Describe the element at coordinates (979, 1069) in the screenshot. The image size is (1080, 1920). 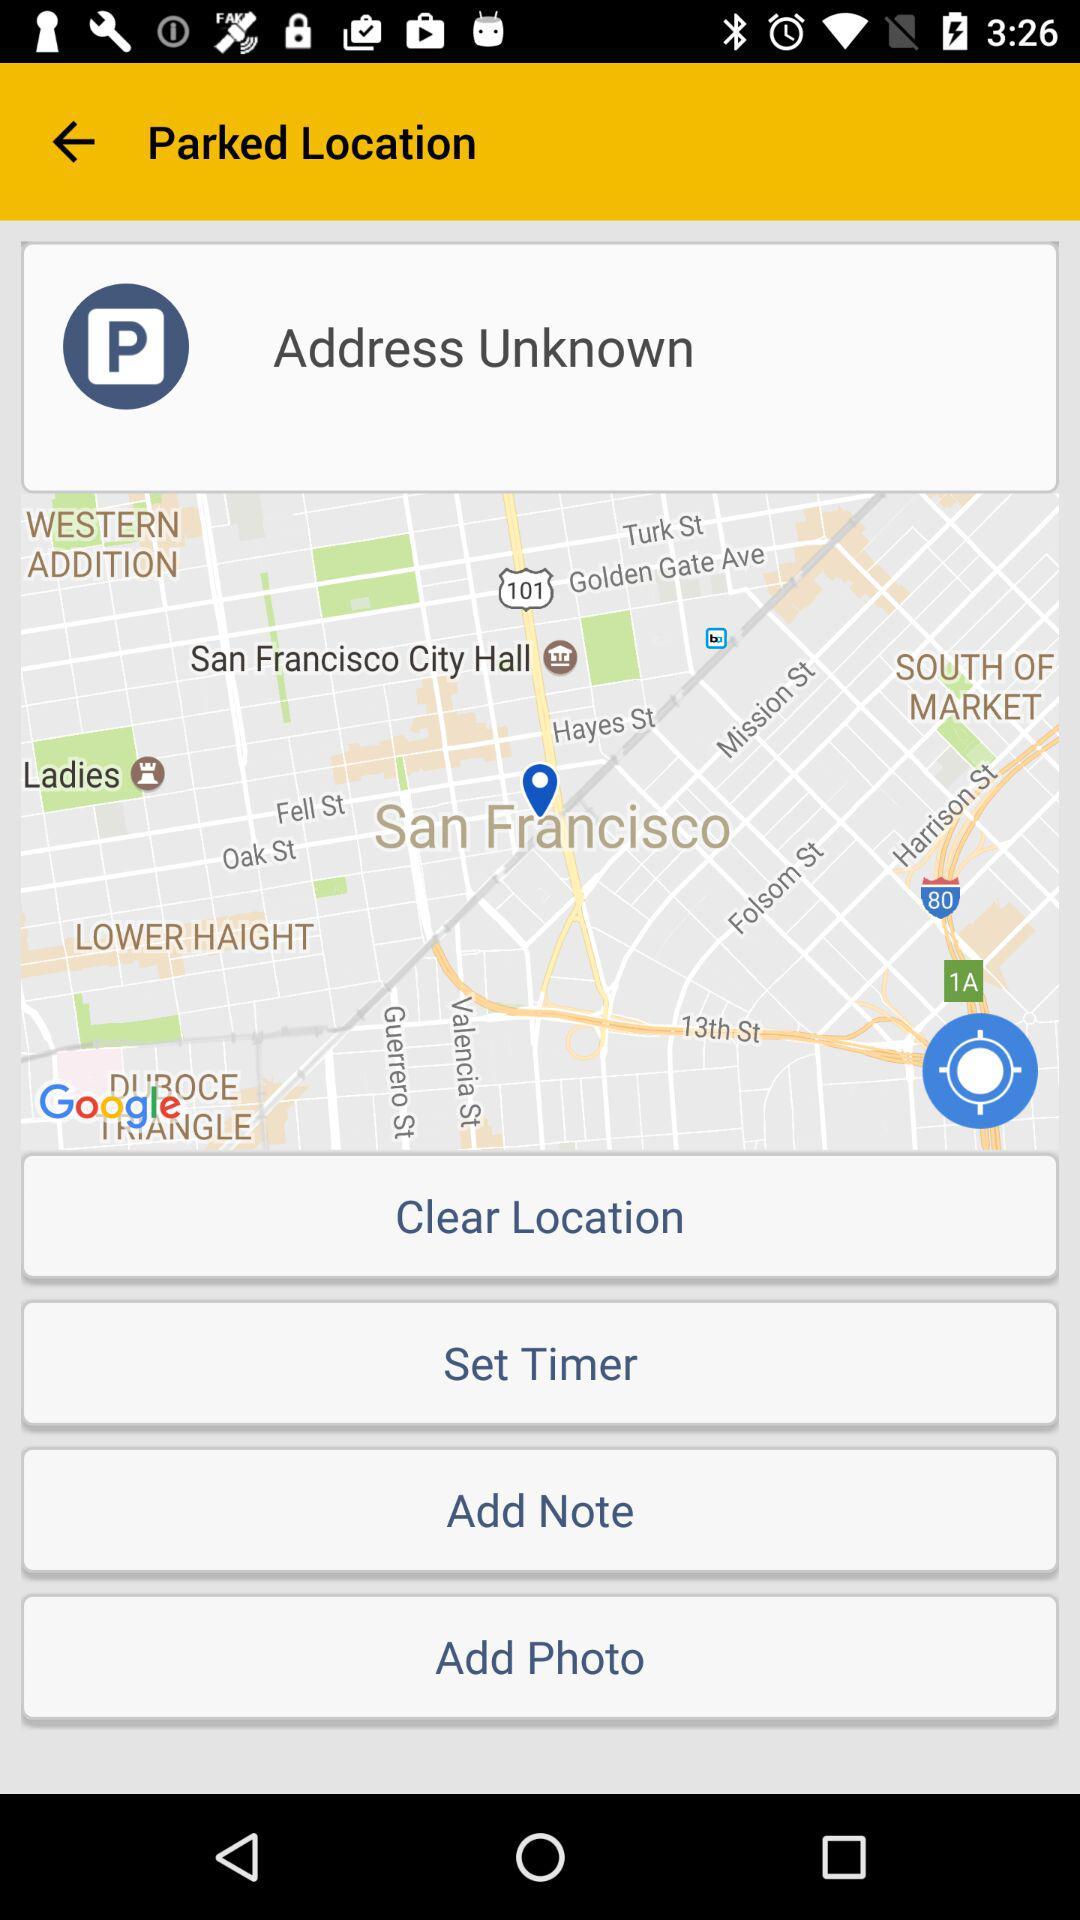
I see `the location_crosshair icon` at that location.